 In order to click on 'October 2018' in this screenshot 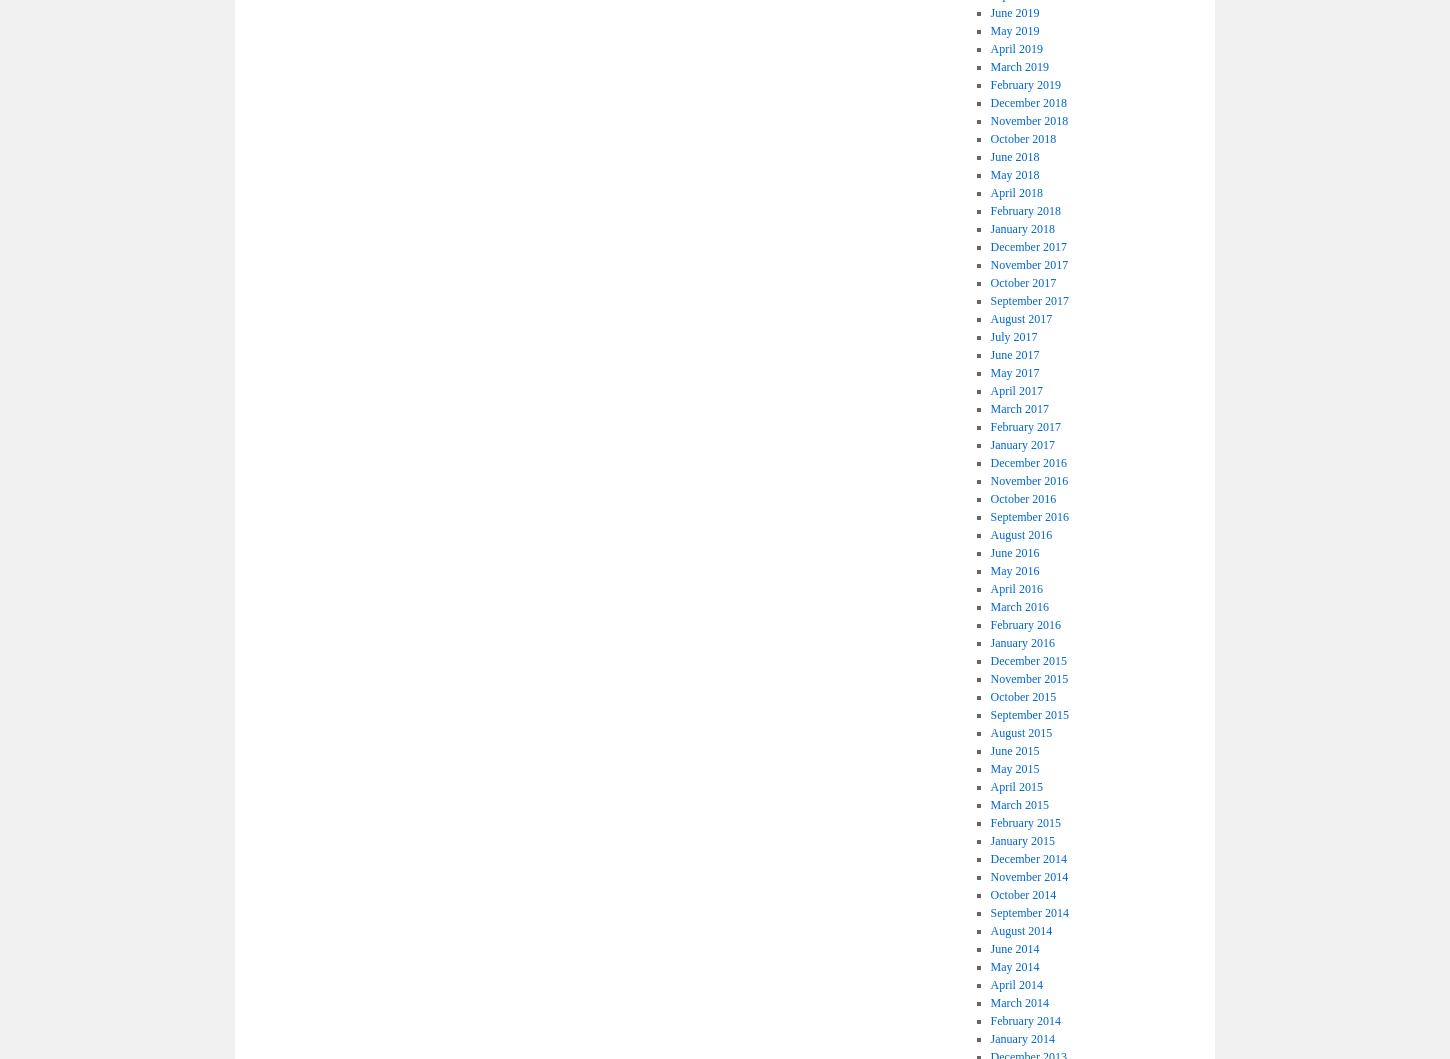, I will do `click(1022, 138)`.